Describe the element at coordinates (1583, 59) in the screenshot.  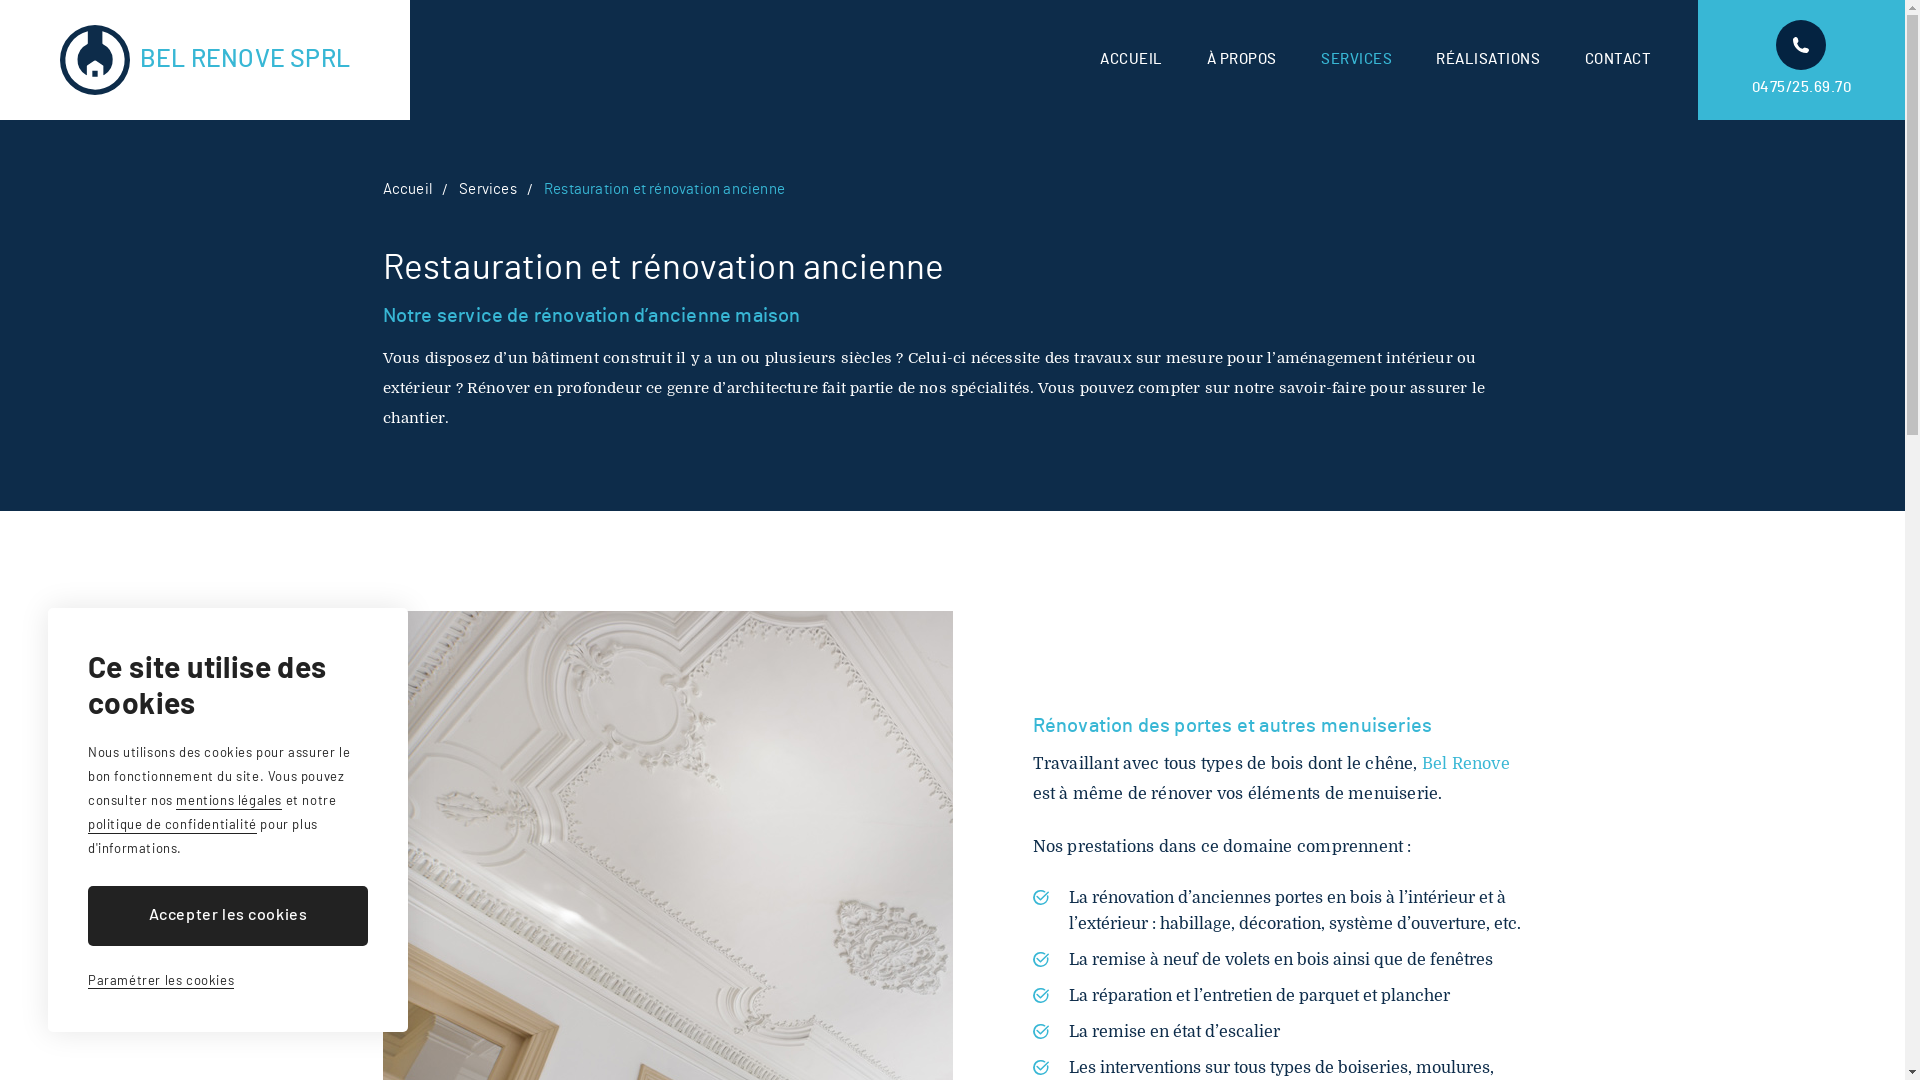
I see `'CONTACT'` at that location.